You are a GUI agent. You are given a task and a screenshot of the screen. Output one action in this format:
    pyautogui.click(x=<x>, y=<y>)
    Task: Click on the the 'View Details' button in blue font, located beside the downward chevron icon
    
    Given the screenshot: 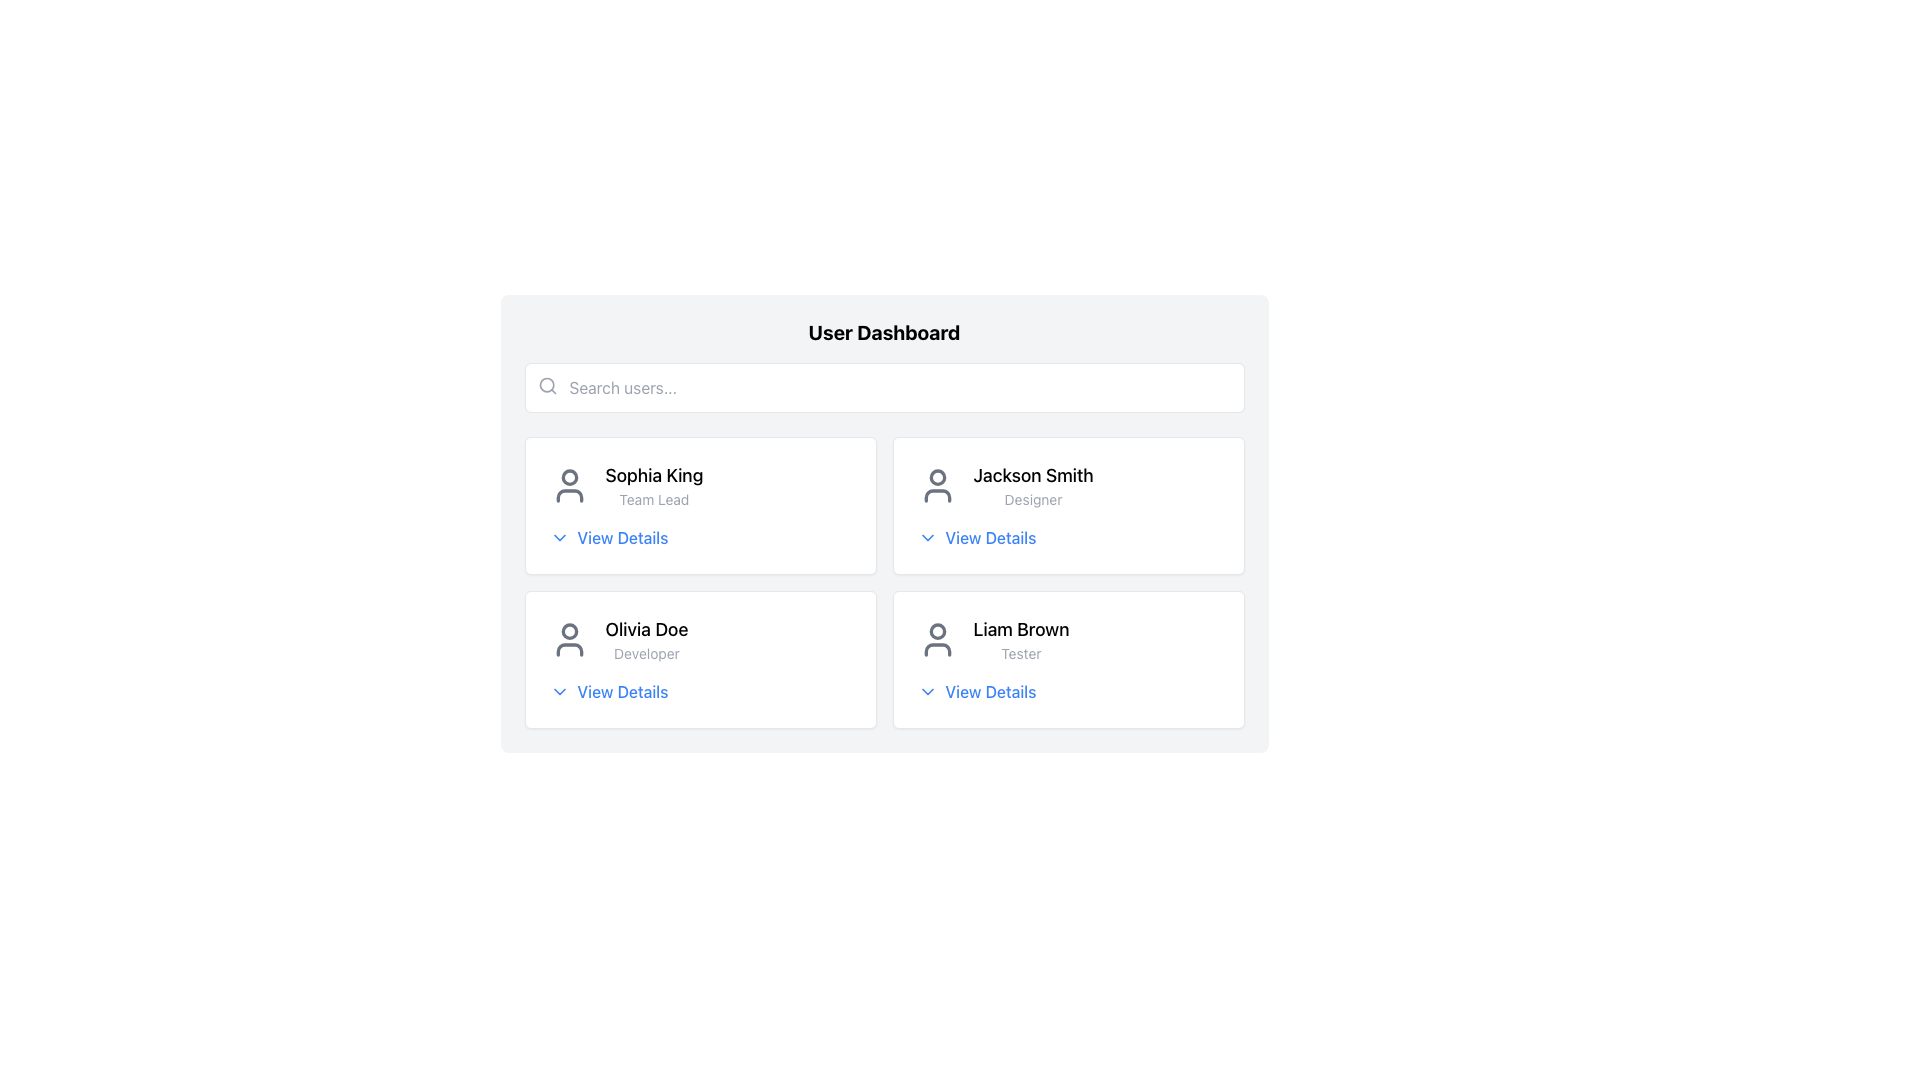 What is the action you would take?
    pyautogui.click(x=977, y=536)
    